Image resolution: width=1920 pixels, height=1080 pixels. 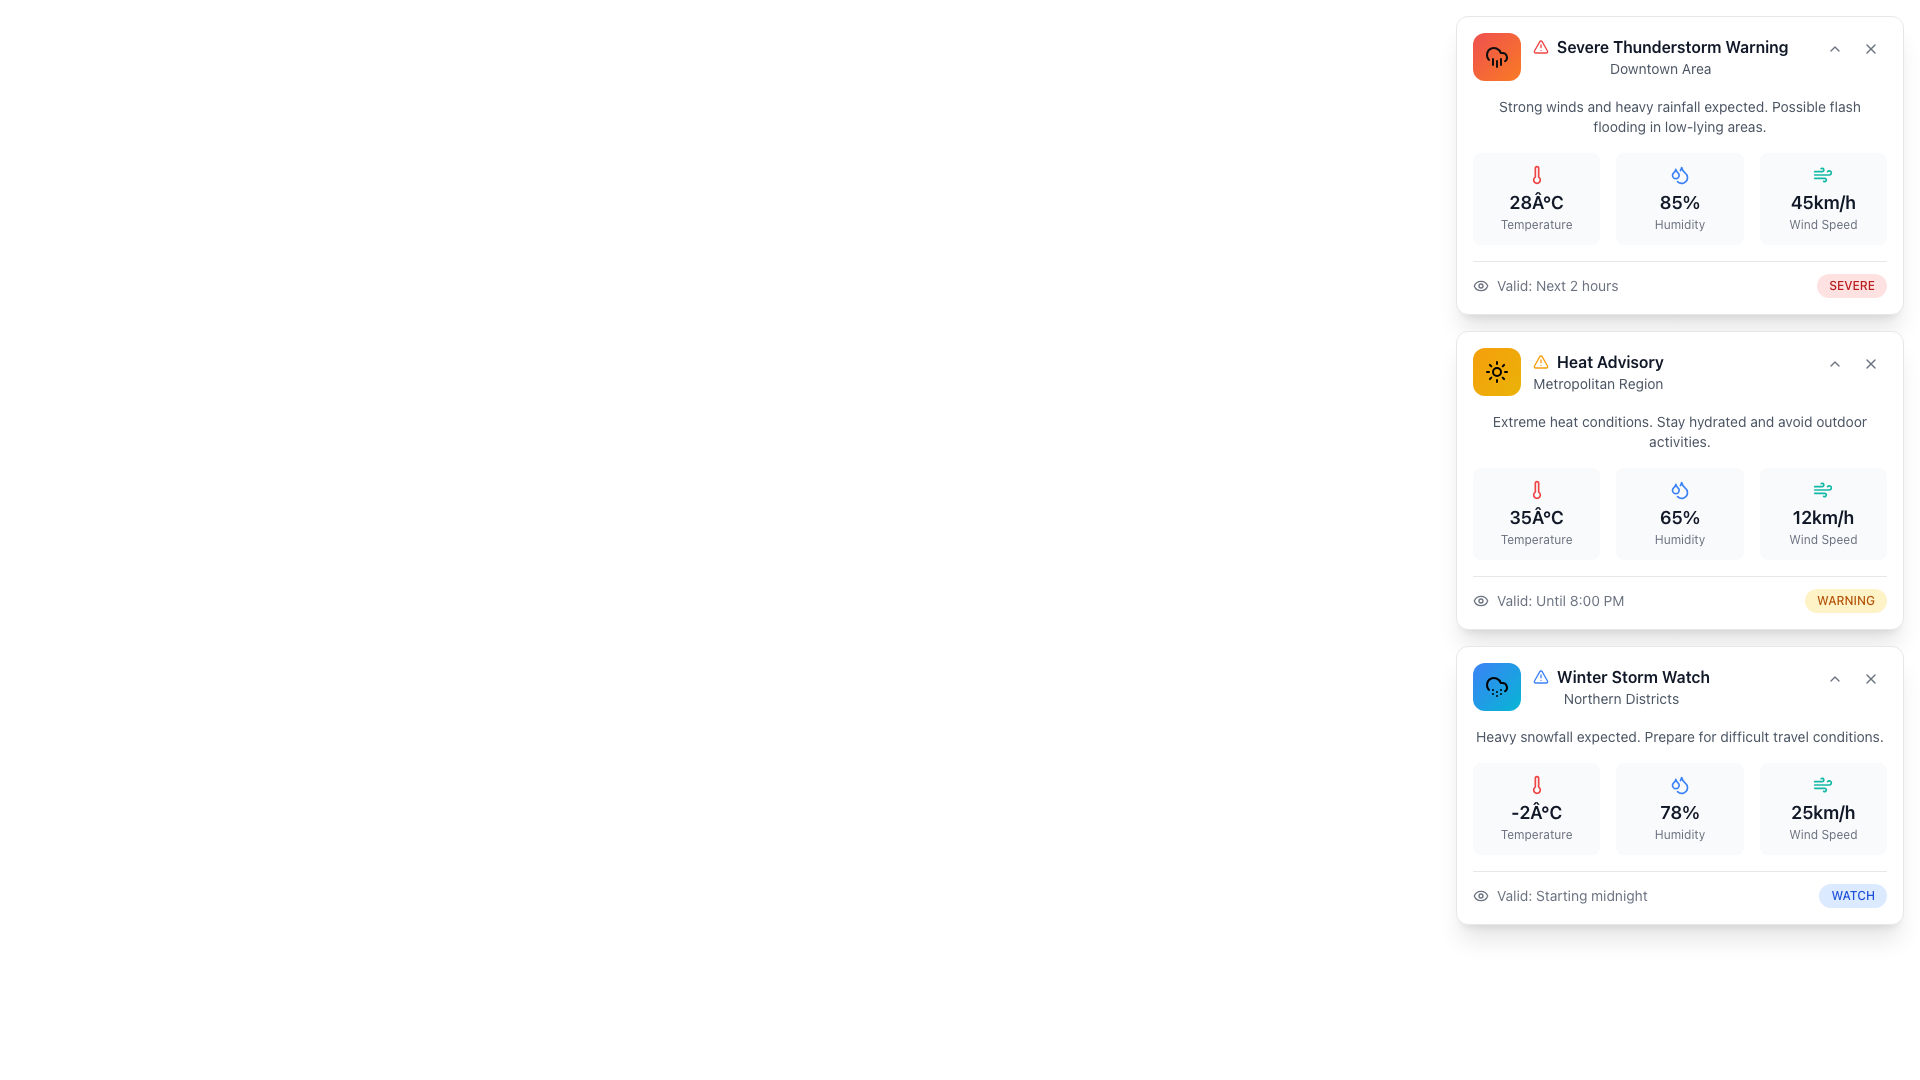 I want to click on the Informational card displaying '25km/h' for Wind Speed details, located in the 'Winter Storm Watch' section, so click(x=1823, y=808).